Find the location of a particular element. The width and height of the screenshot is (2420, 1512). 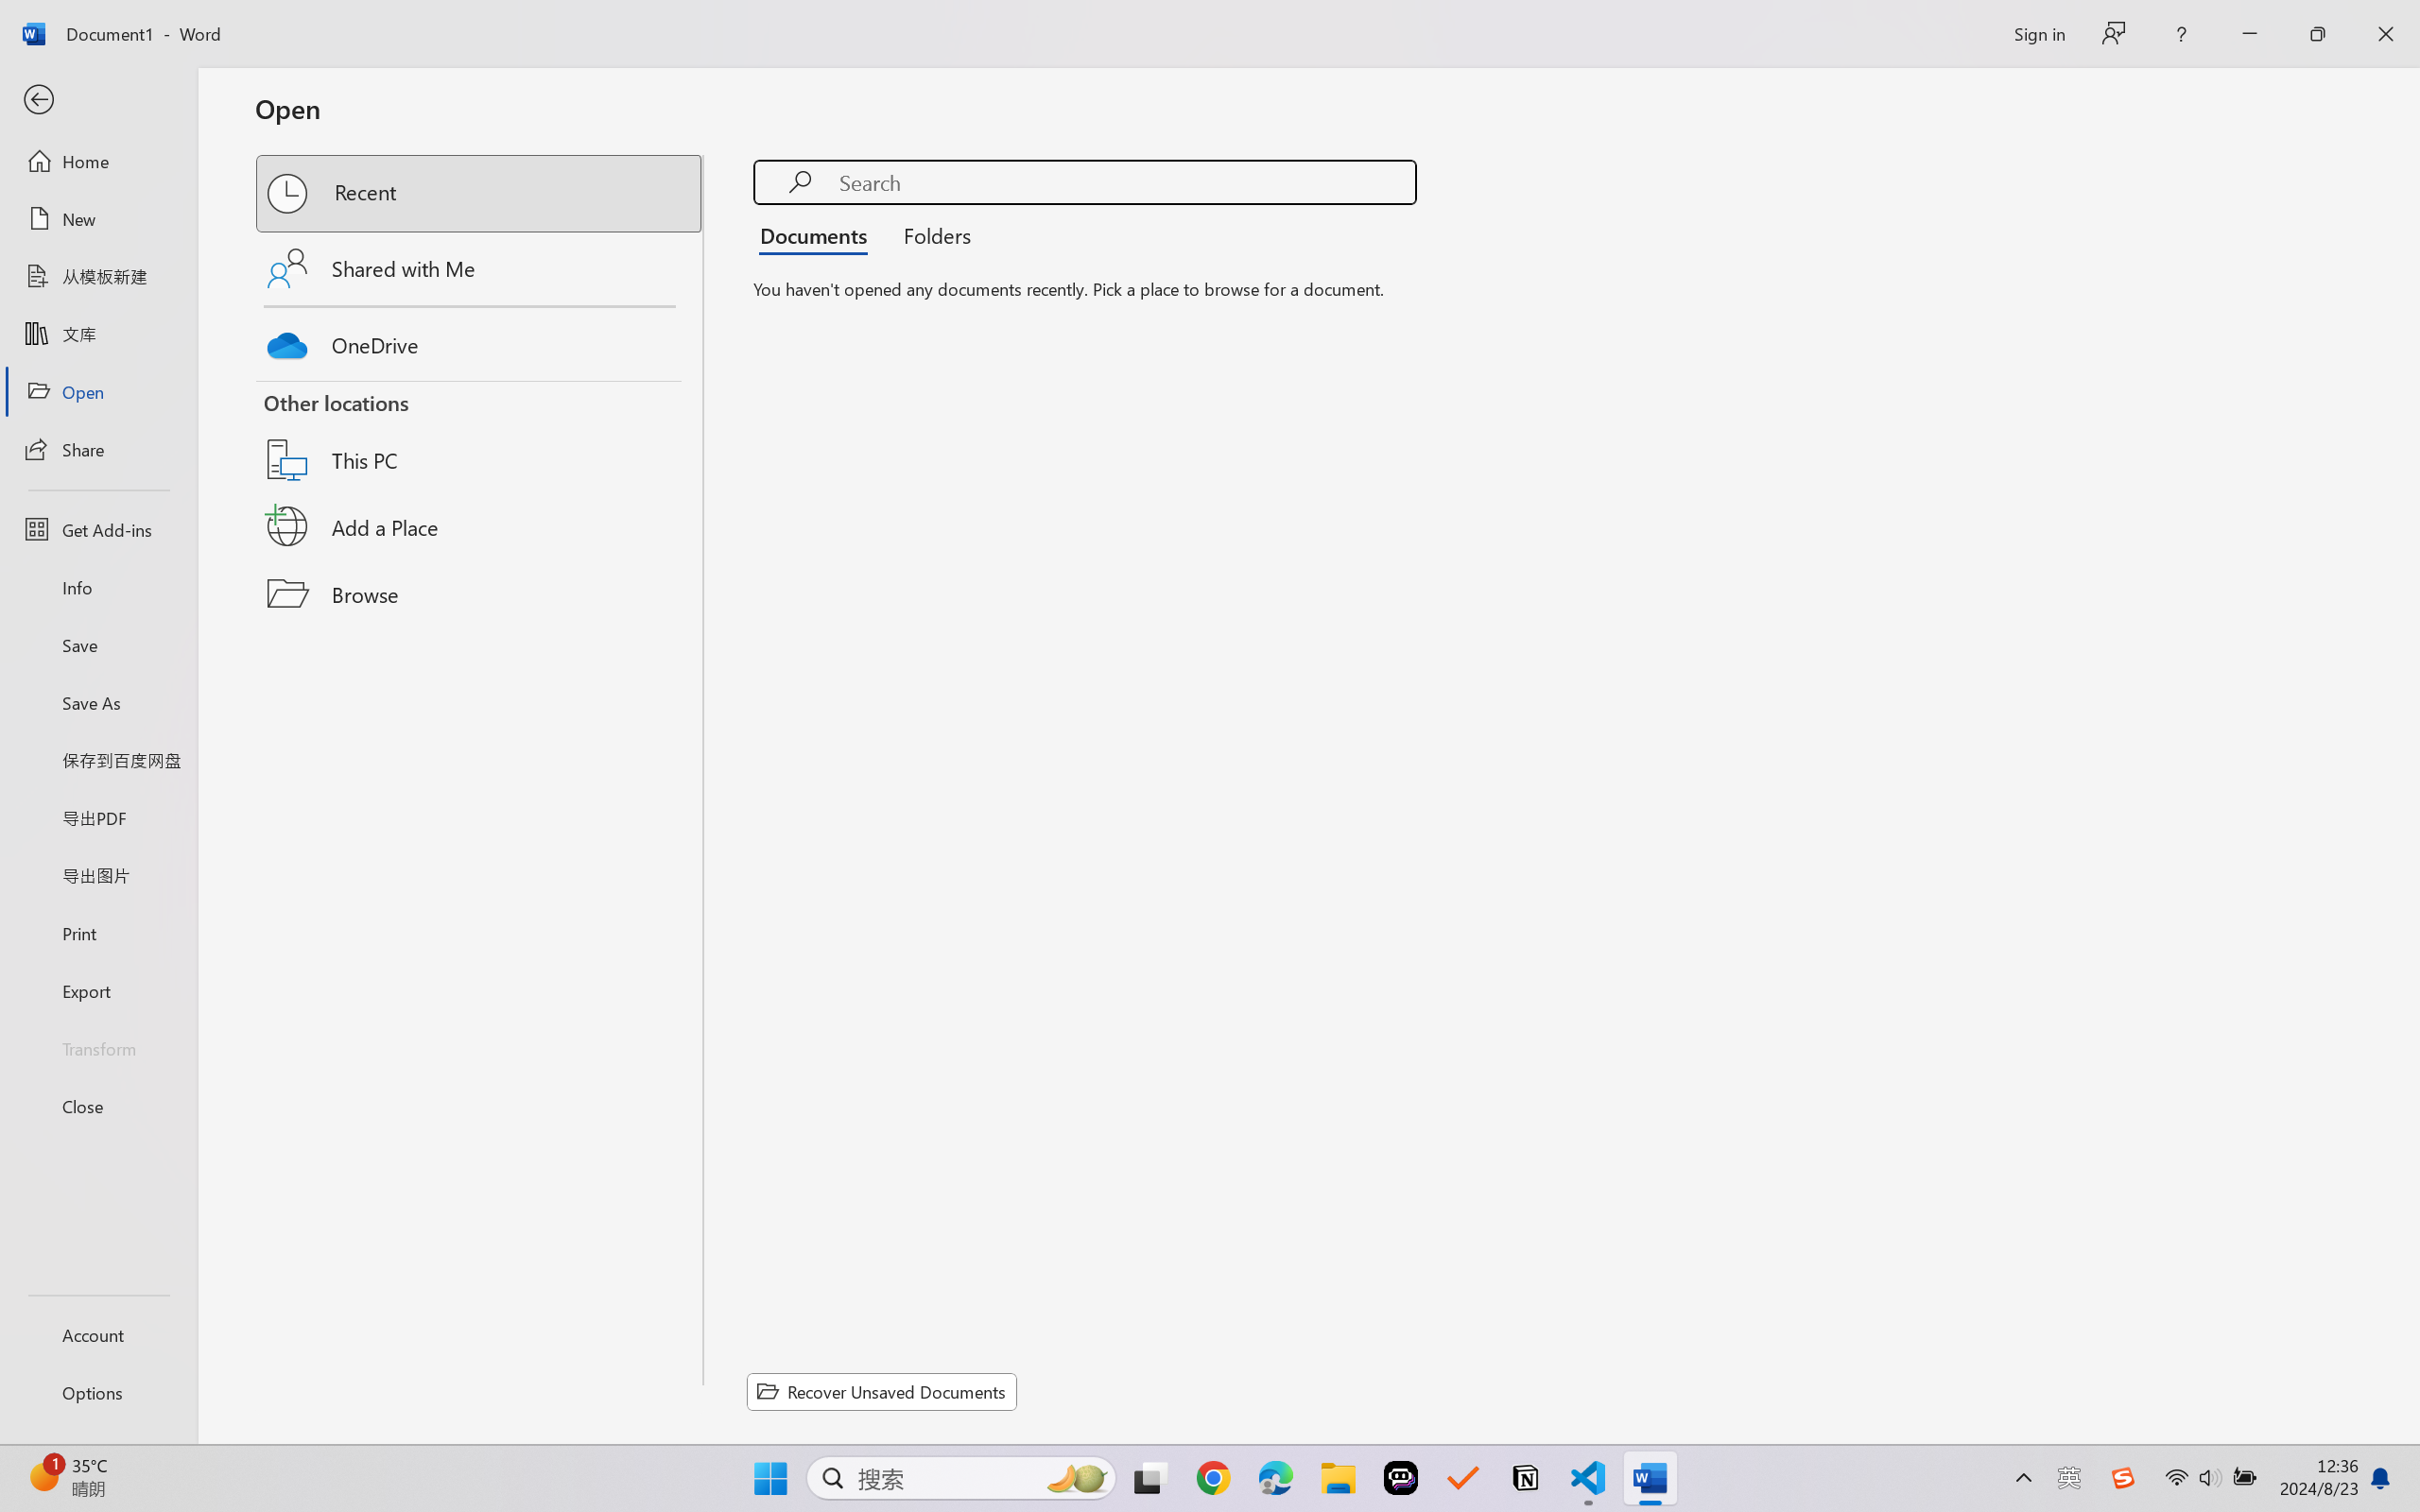

'Shared with Me' is located at coordinates (480, 267).